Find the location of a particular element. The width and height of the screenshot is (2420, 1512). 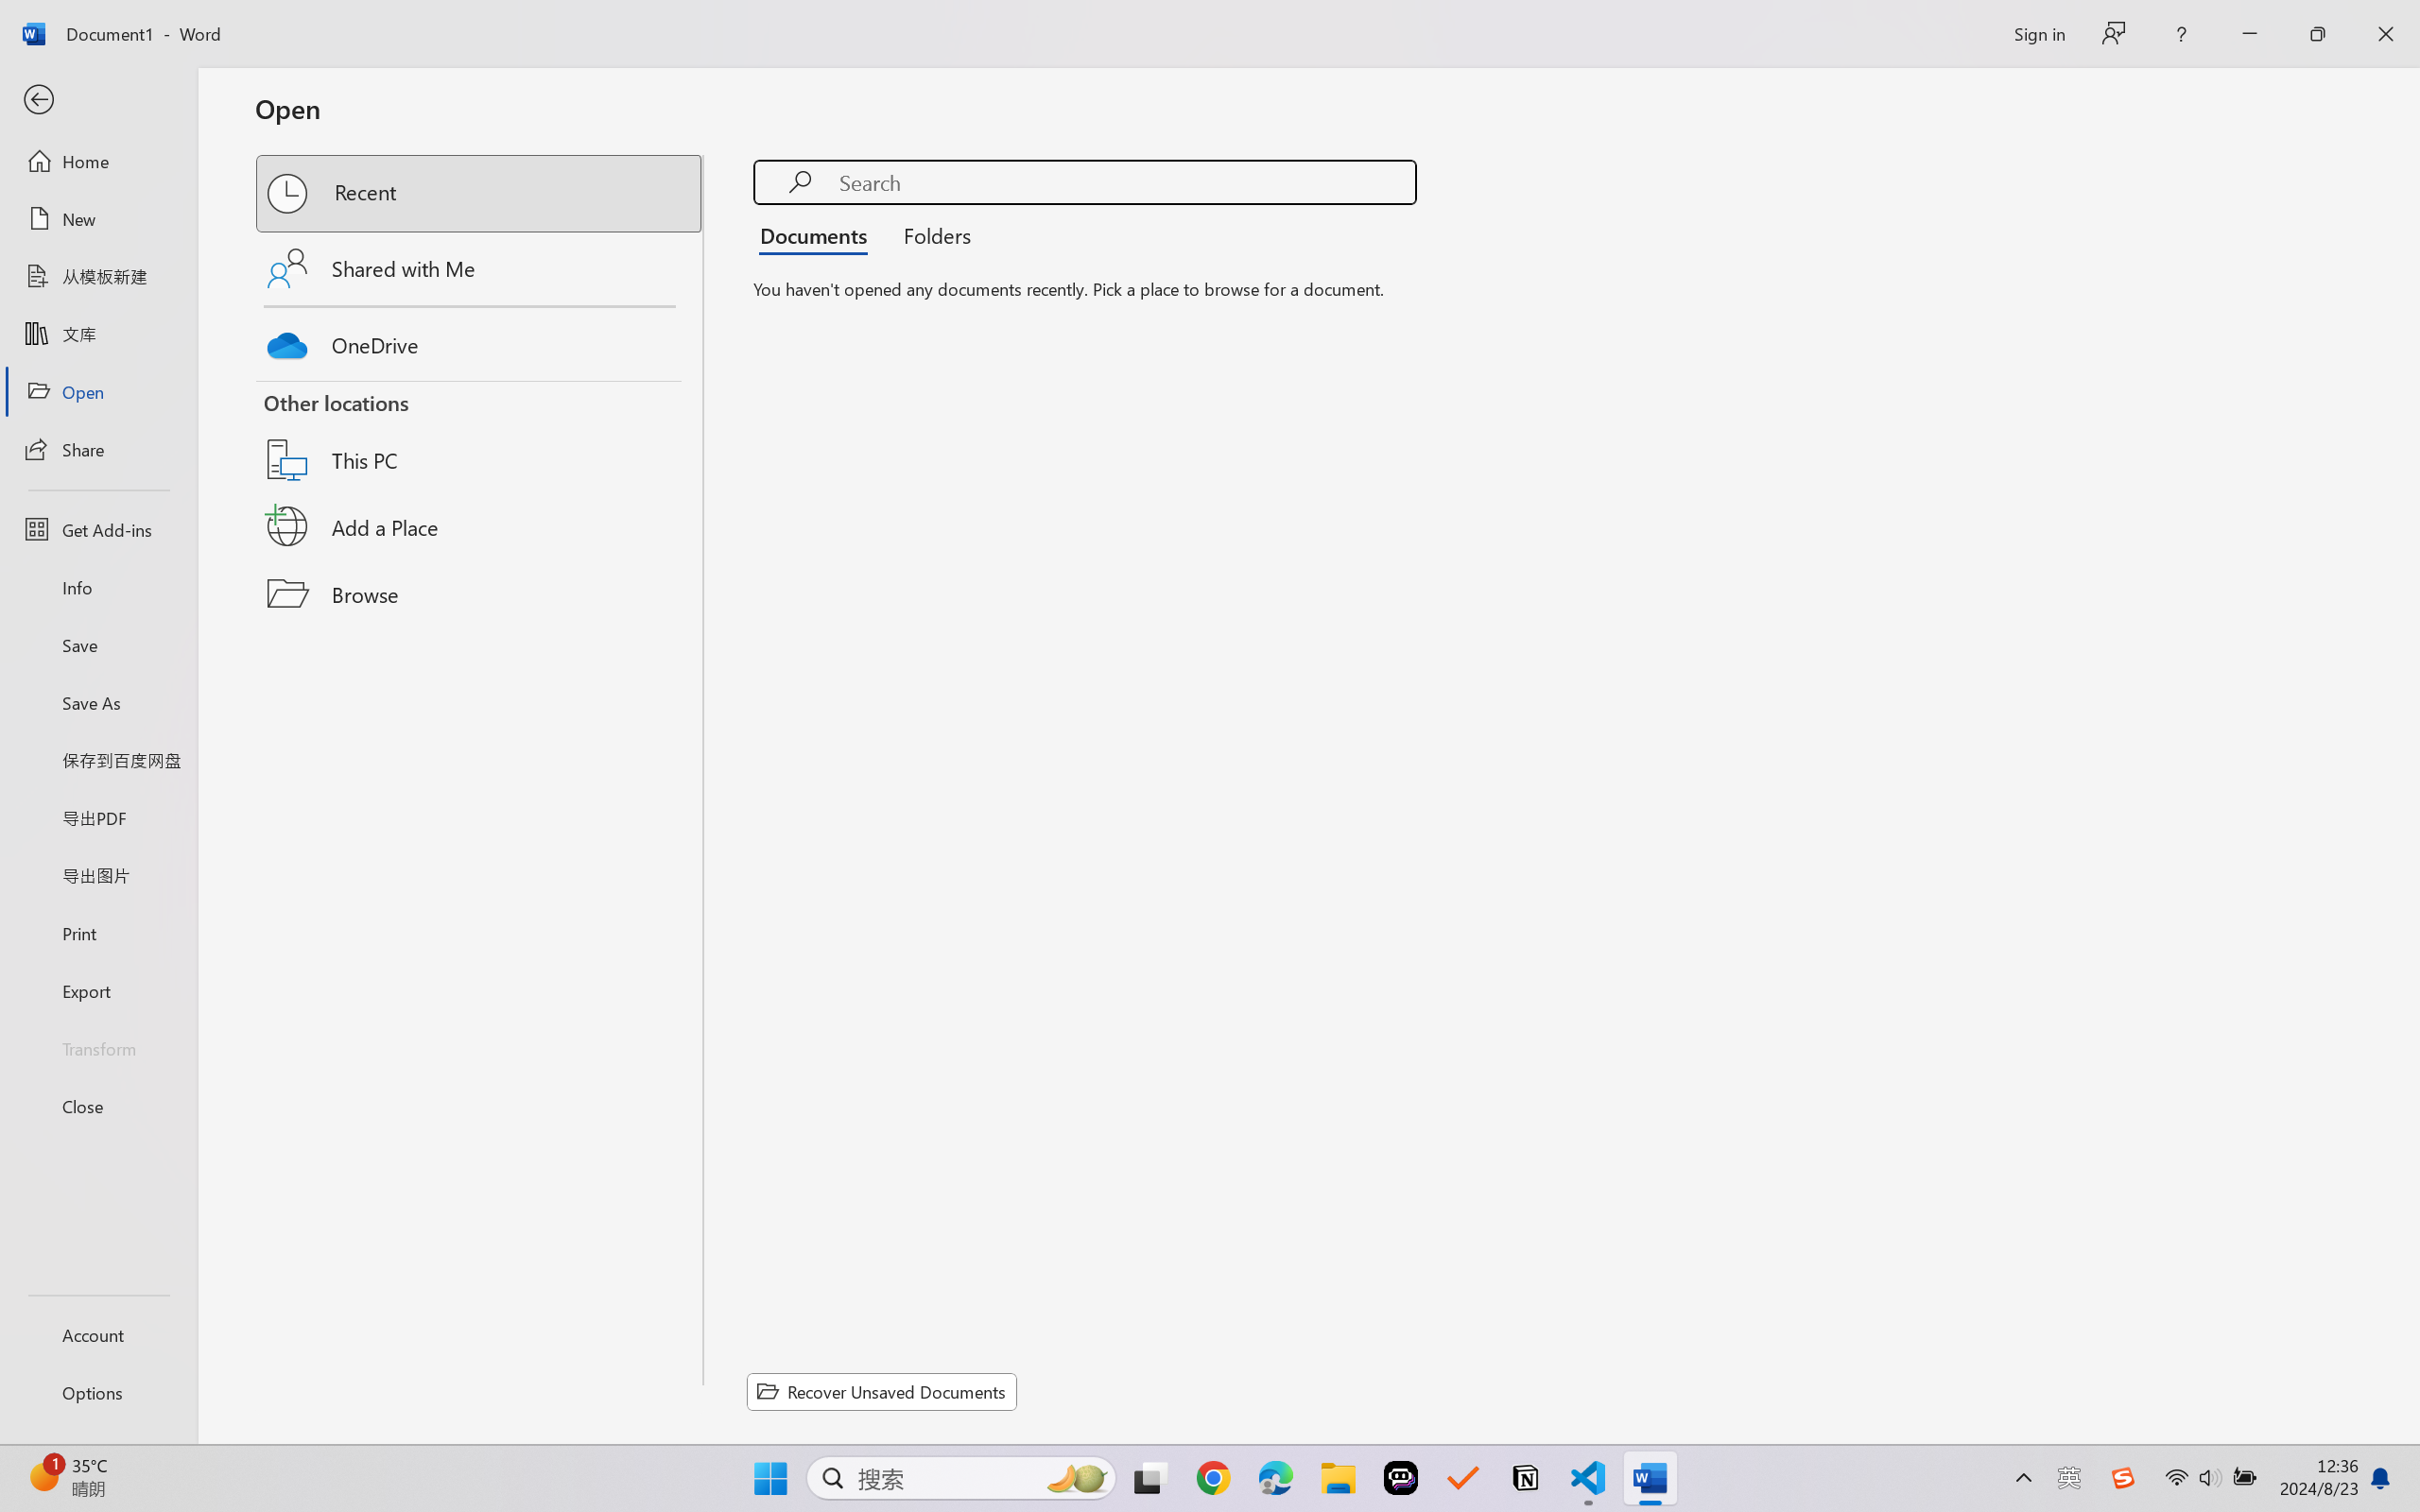

'Shared with Me' is located at coordinates (480, 267).